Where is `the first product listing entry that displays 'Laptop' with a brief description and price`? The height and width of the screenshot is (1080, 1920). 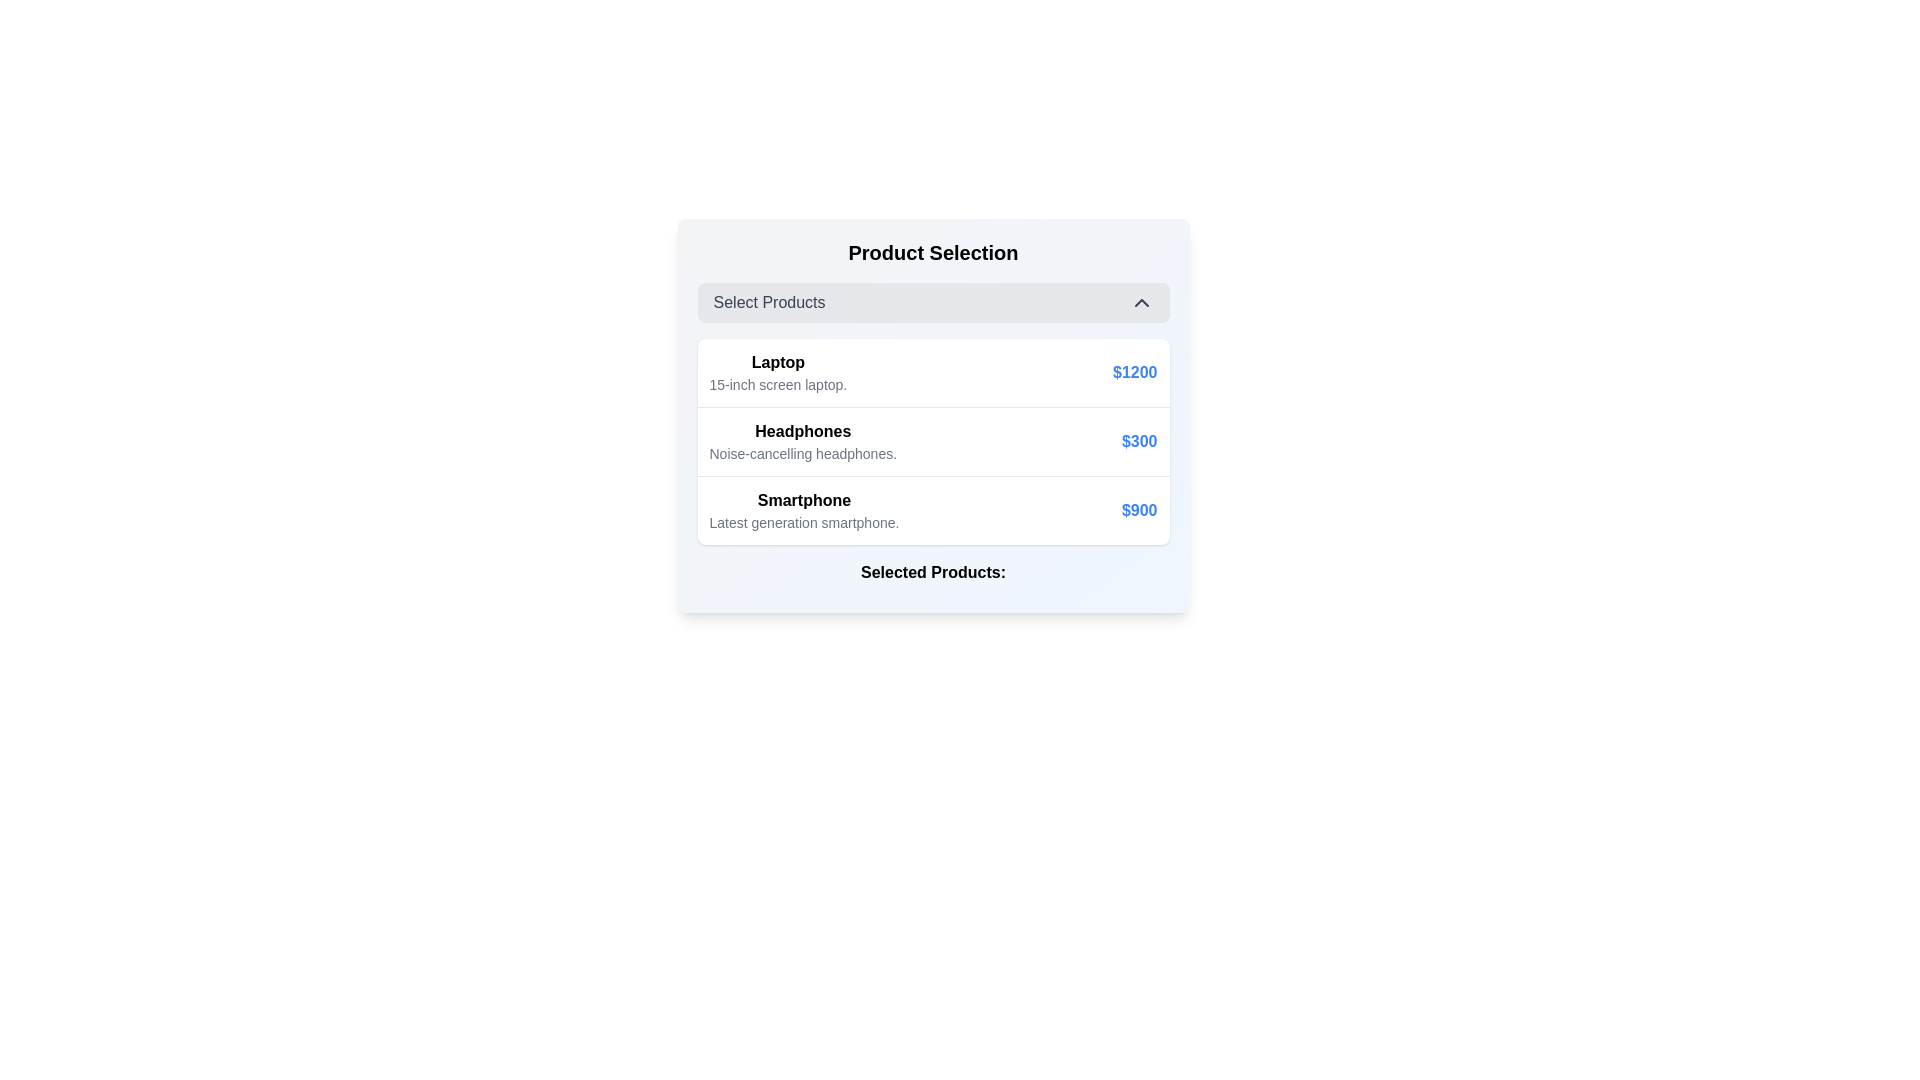
the first product listing entry that displays 'Laptop' with a brief description and price is located at coordinates (932, 373).